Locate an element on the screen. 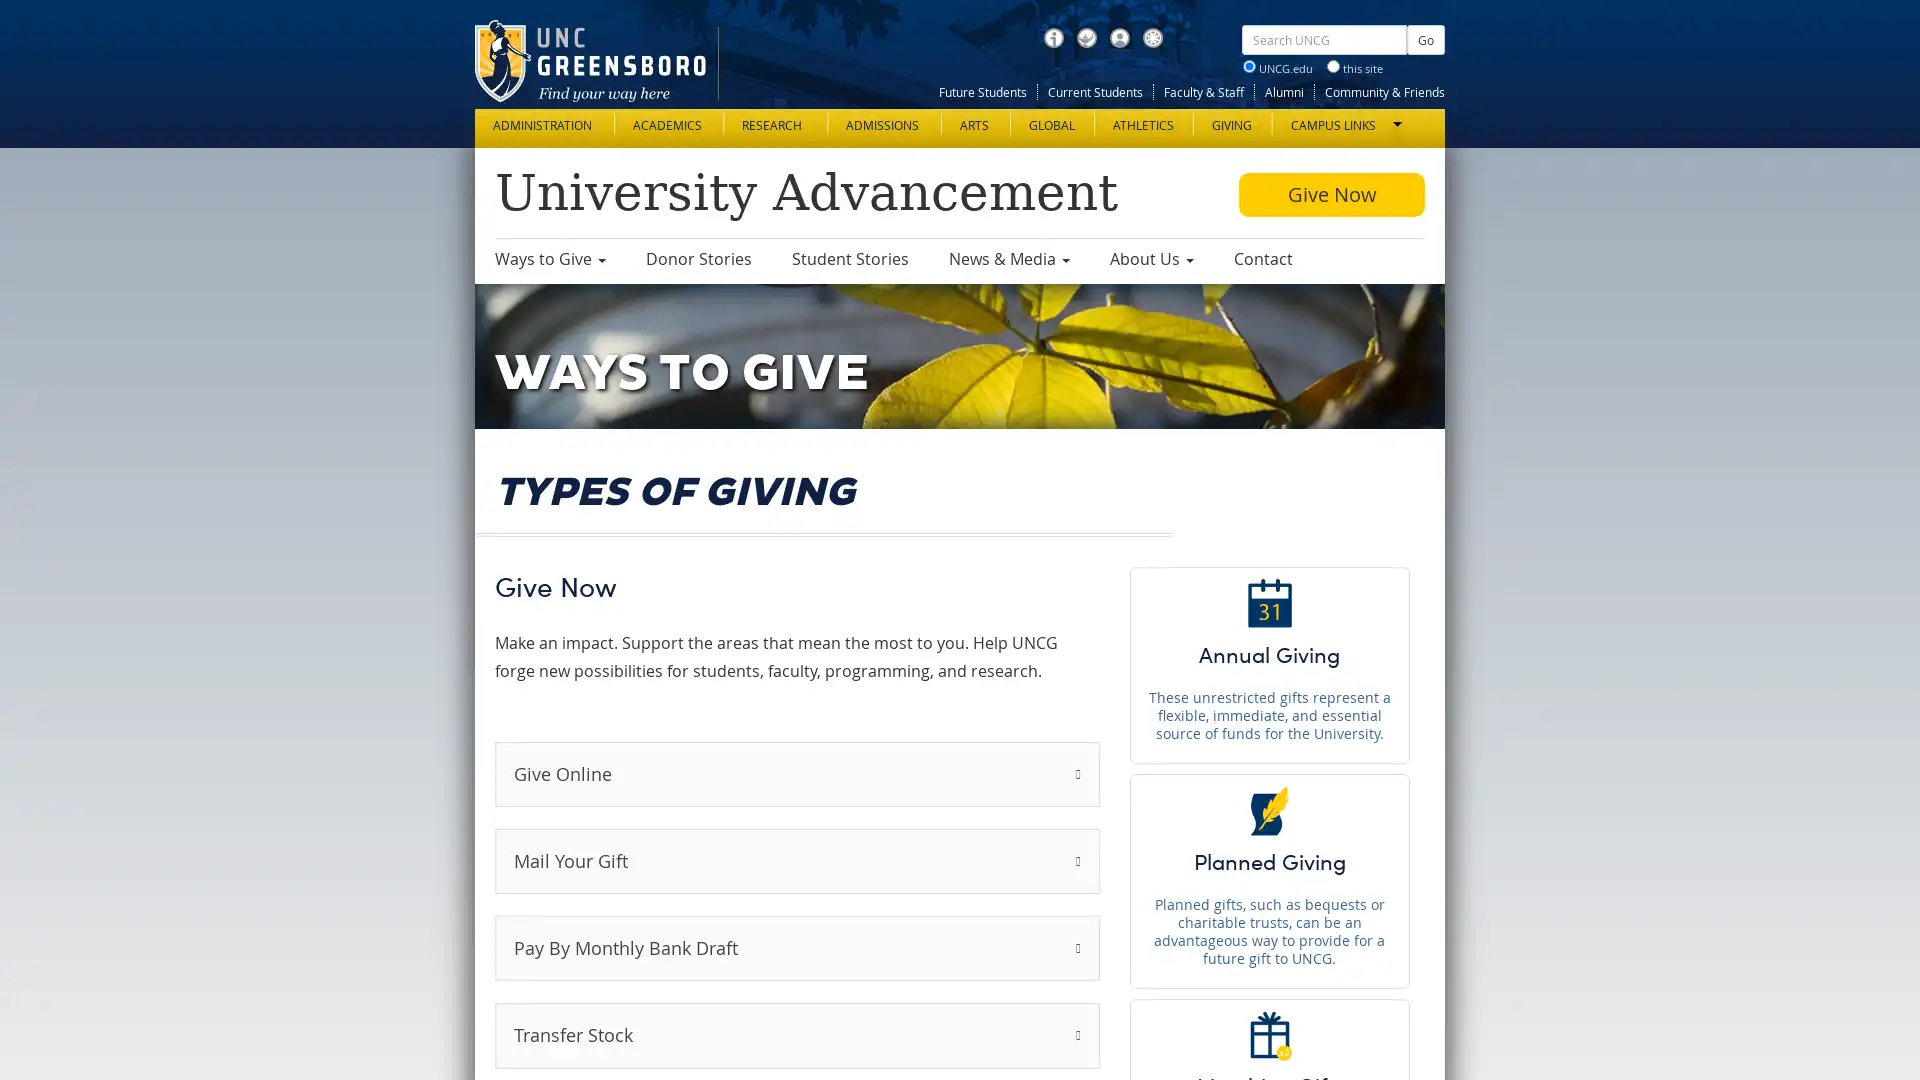  Go is located at coordinates (1424, 39).